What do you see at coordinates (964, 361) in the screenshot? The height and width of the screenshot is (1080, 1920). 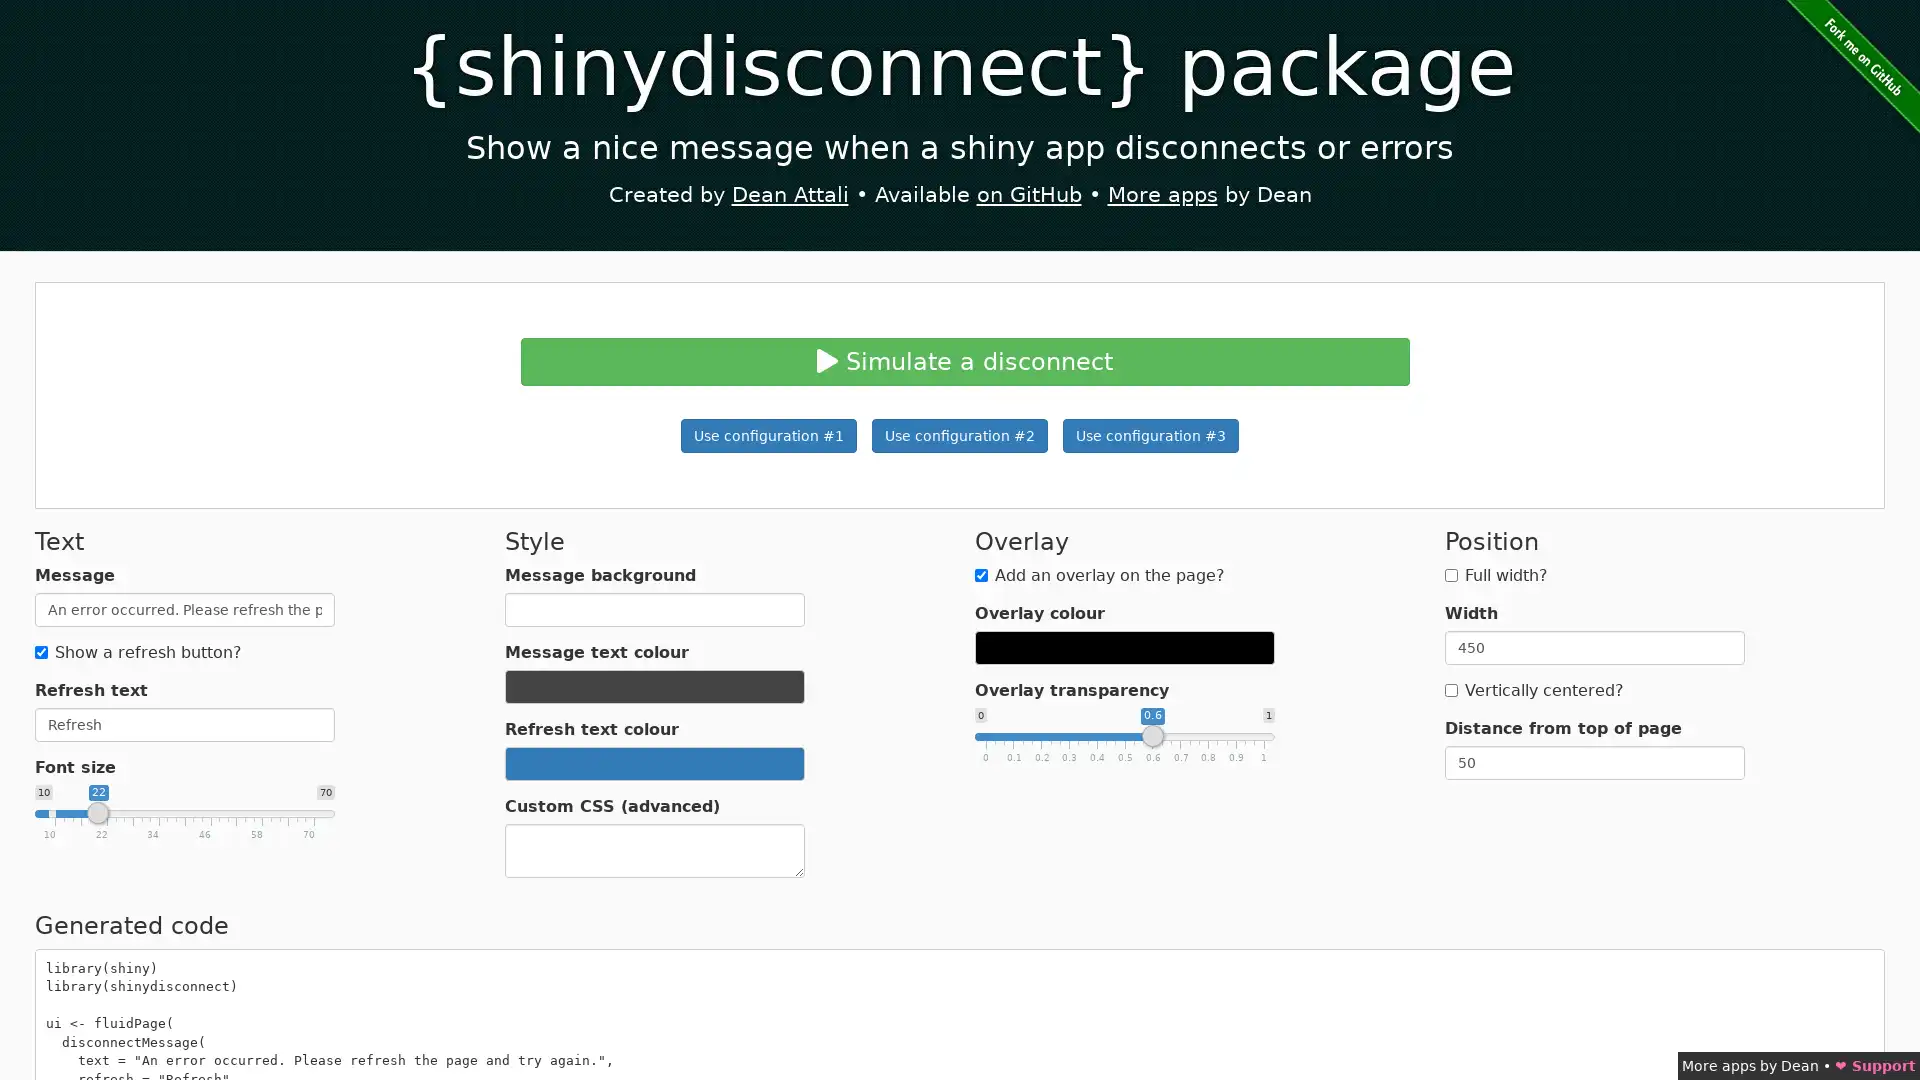 I see `Simulate a disconnect` at bounding box center [964, 361].